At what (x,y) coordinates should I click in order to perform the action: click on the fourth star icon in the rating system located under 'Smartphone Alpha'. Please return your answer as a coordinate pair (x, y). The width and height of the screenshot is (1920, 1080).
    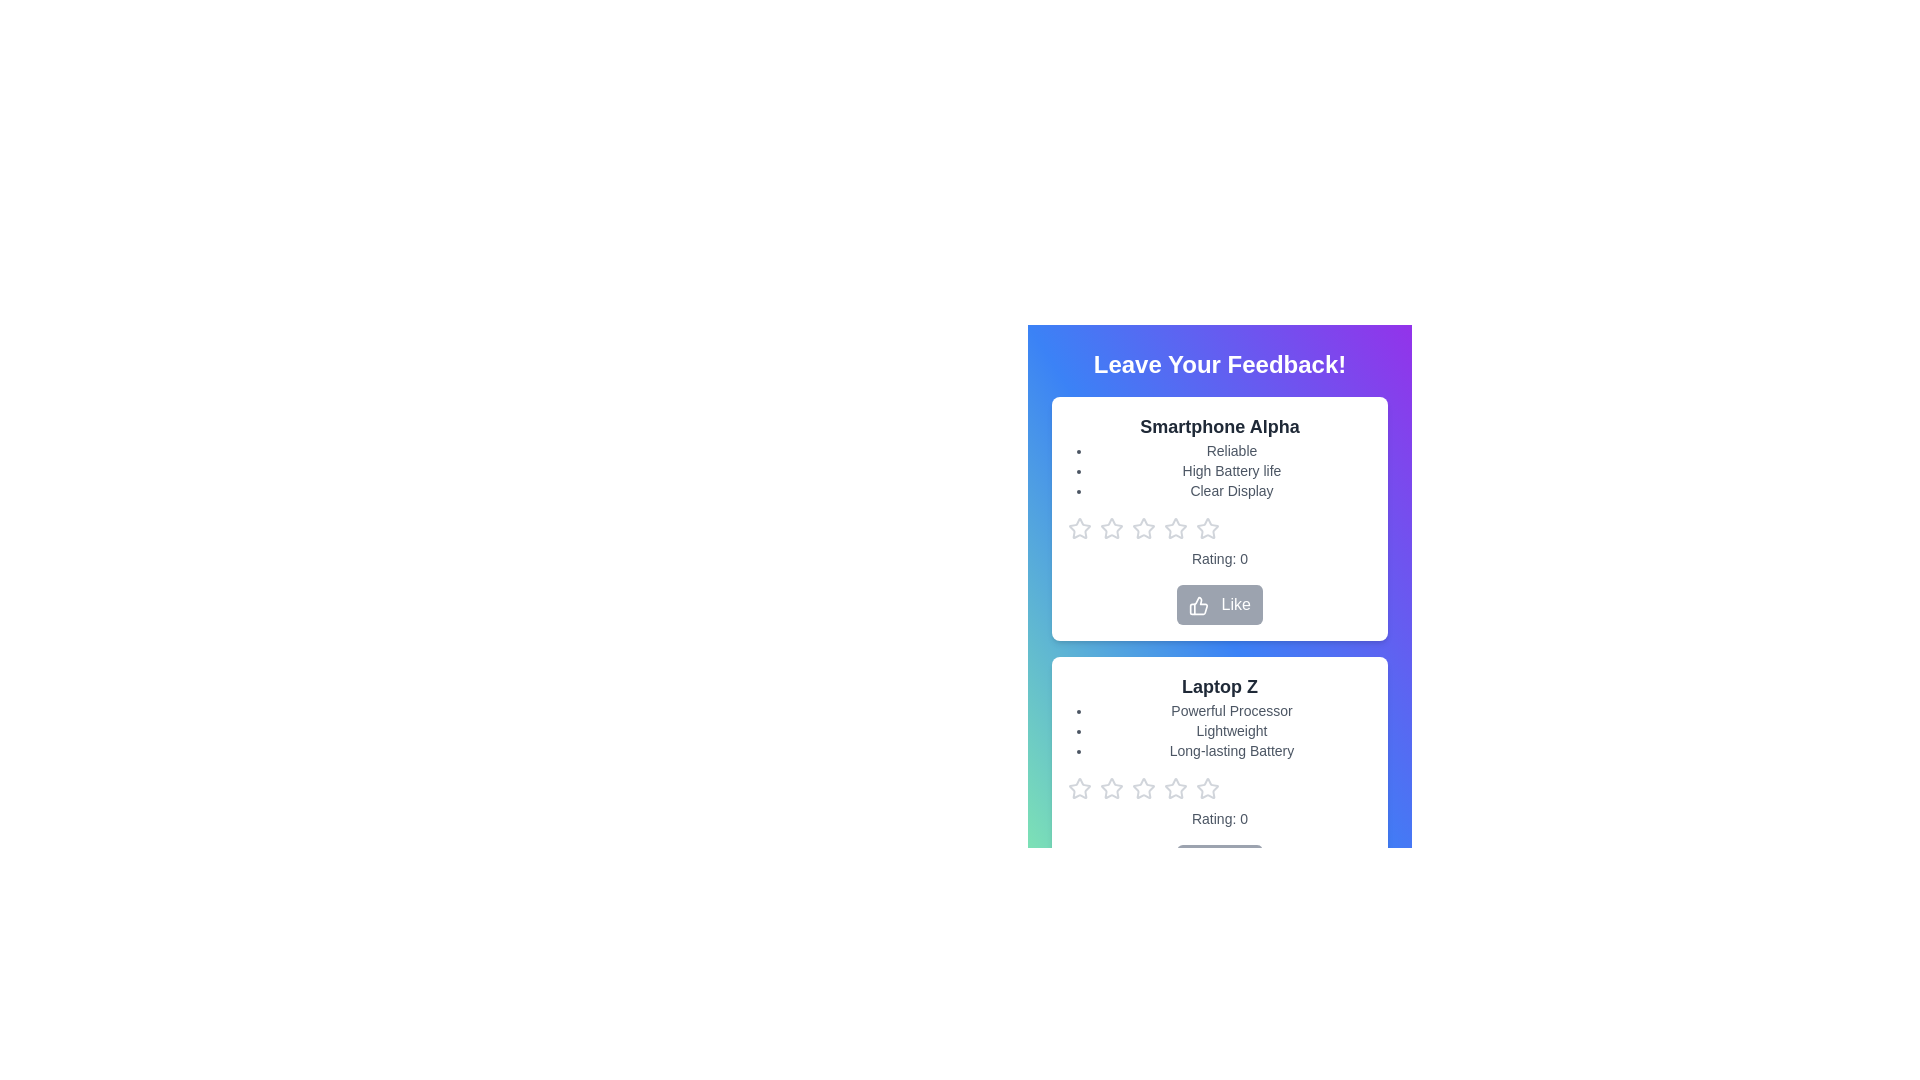
    Looking at the image, I should click on (1143, 527).